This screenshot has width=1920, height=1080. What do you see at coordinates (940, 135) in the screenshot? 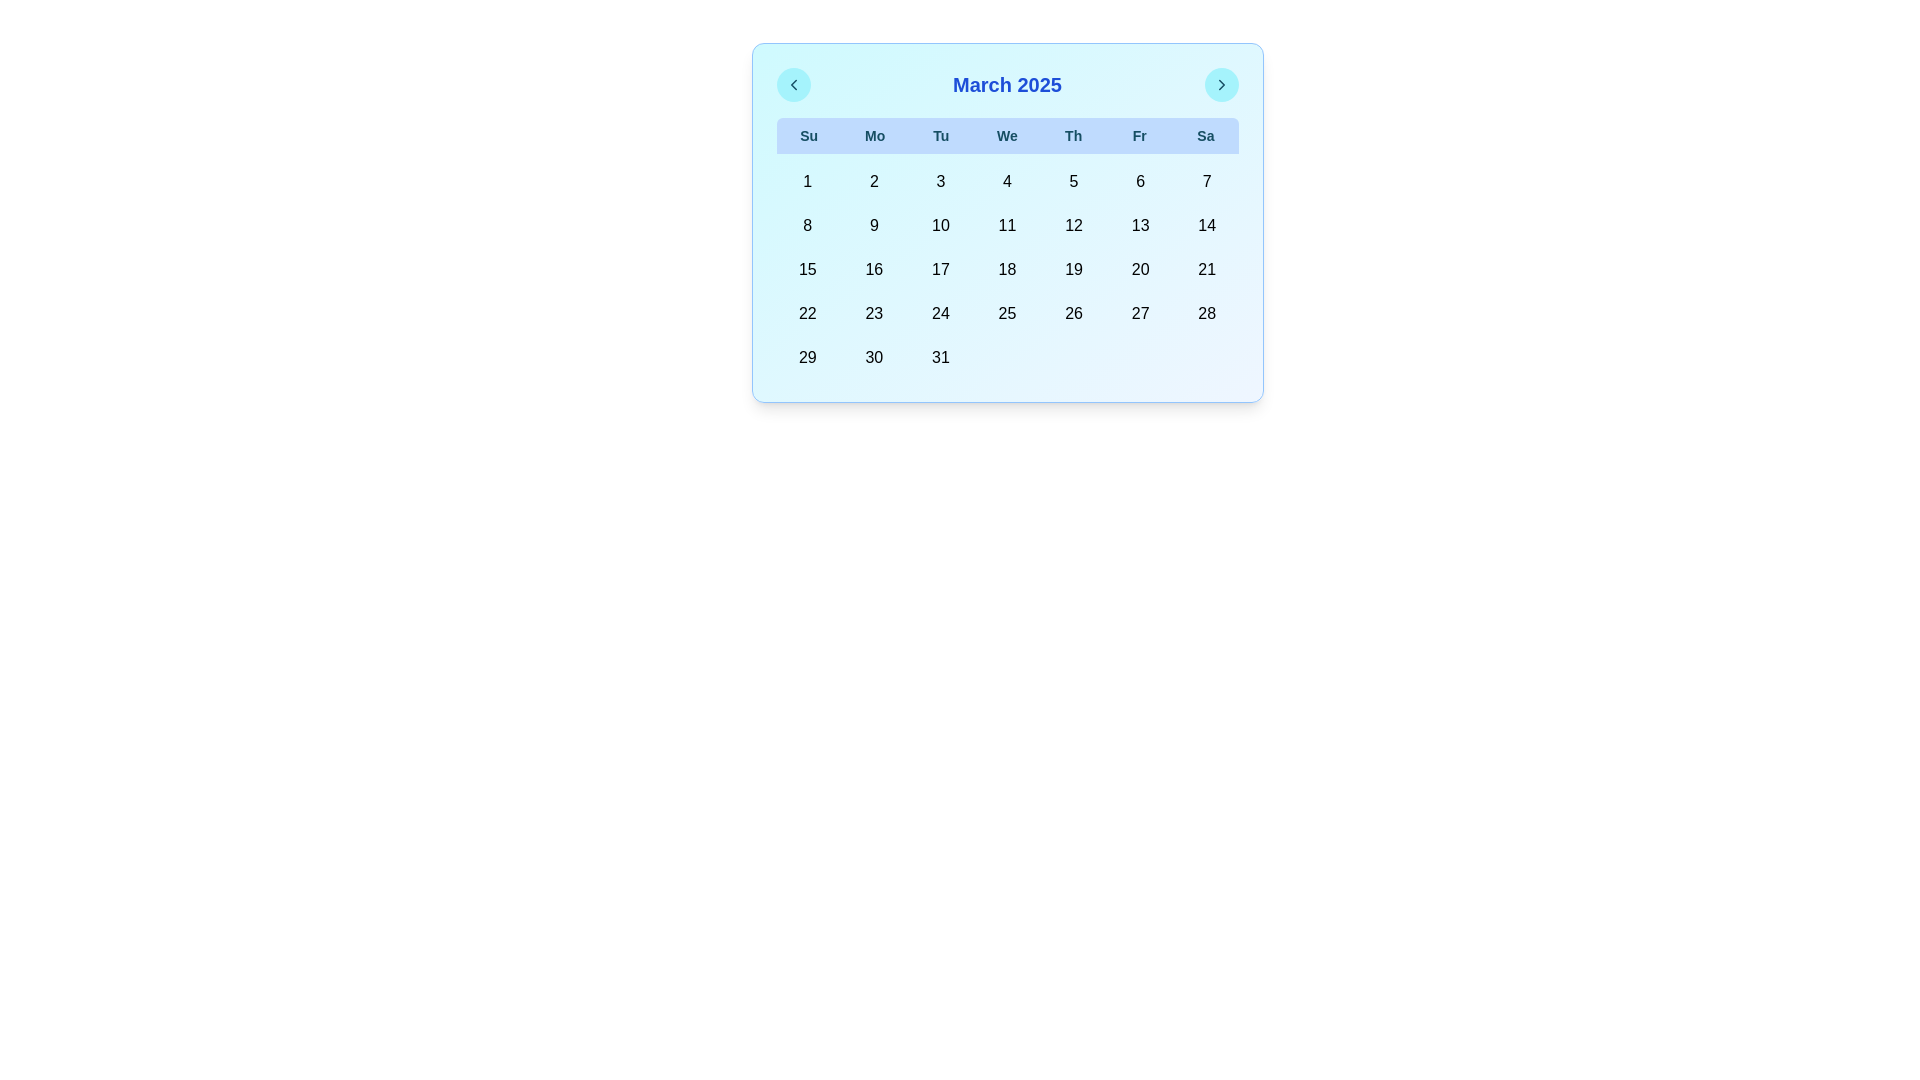
I see `the text label 'Tu' in bold cyan font, which represents Tuesday in the weekly header of the calendar, located beneath 'March 2025'` at bounding box center [940, 135].